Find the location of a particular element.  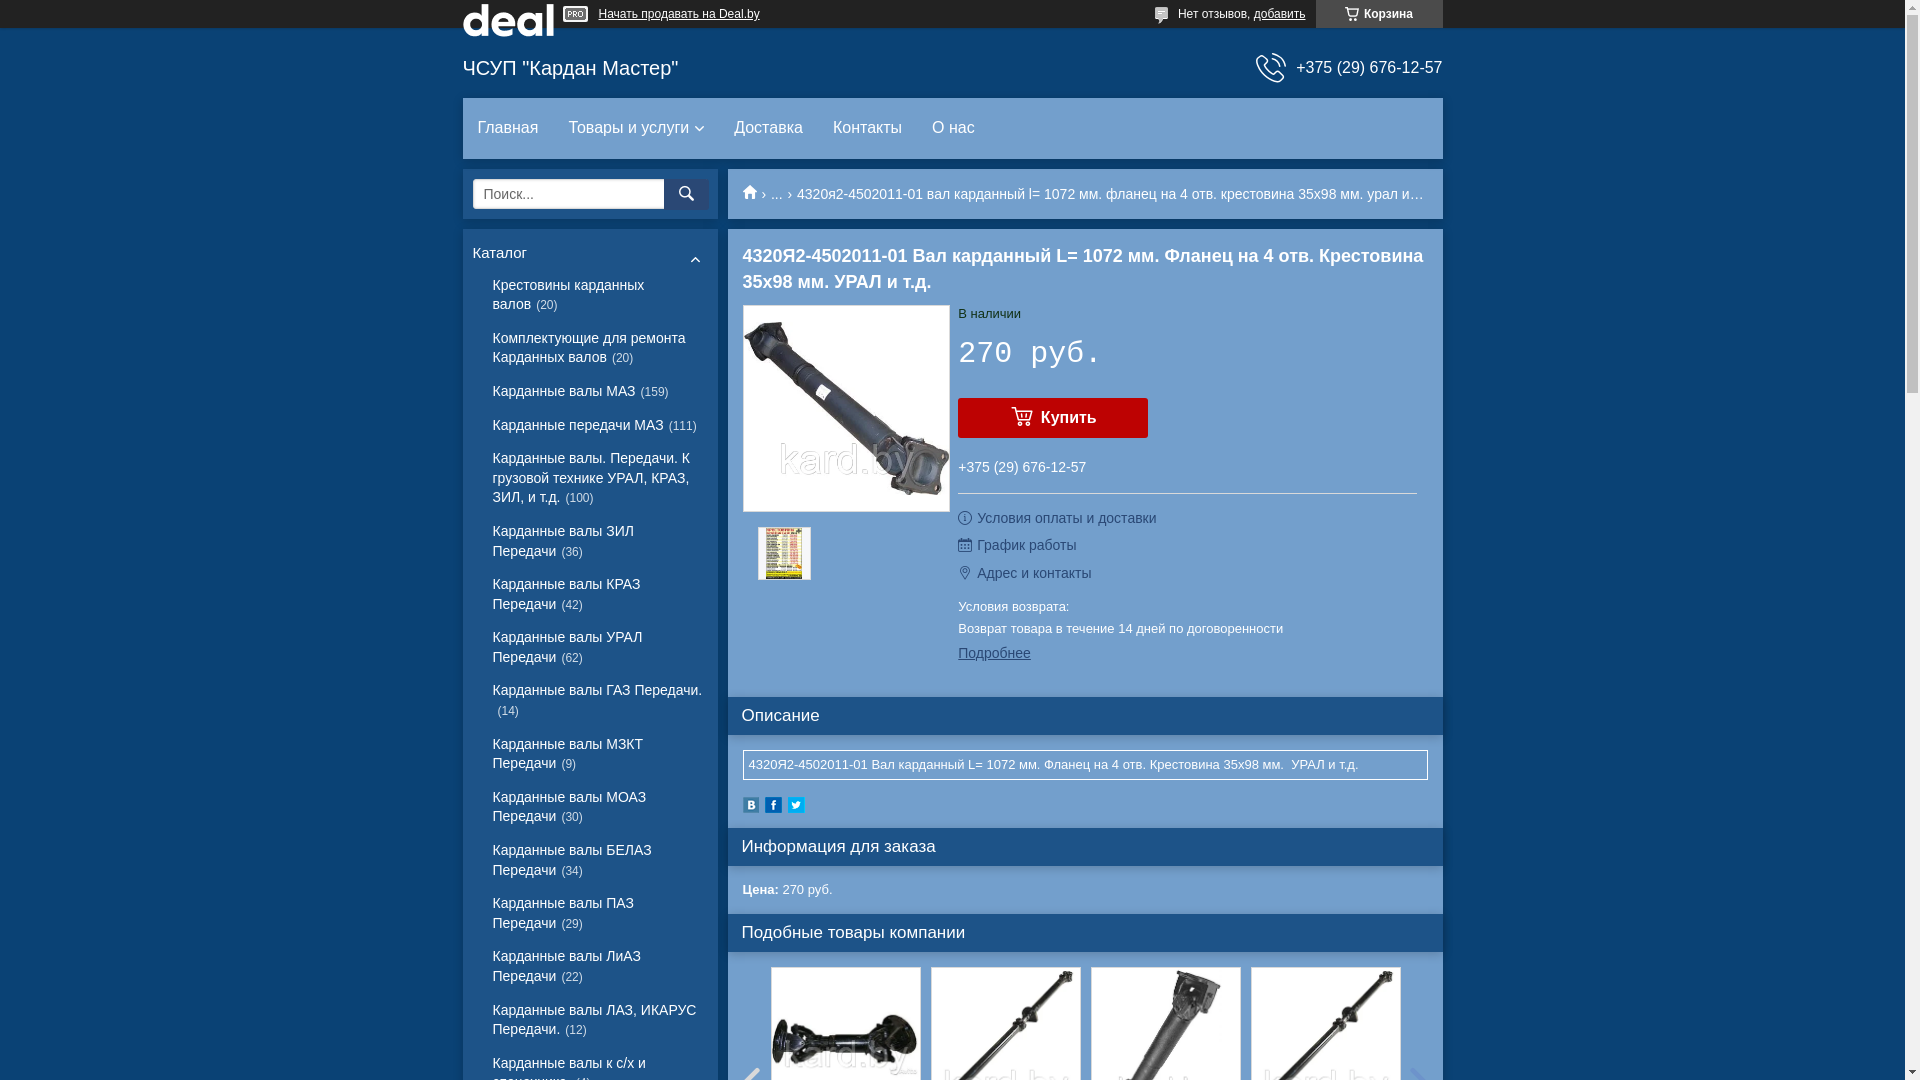

'twitter' is located at coordinates (795, 807).